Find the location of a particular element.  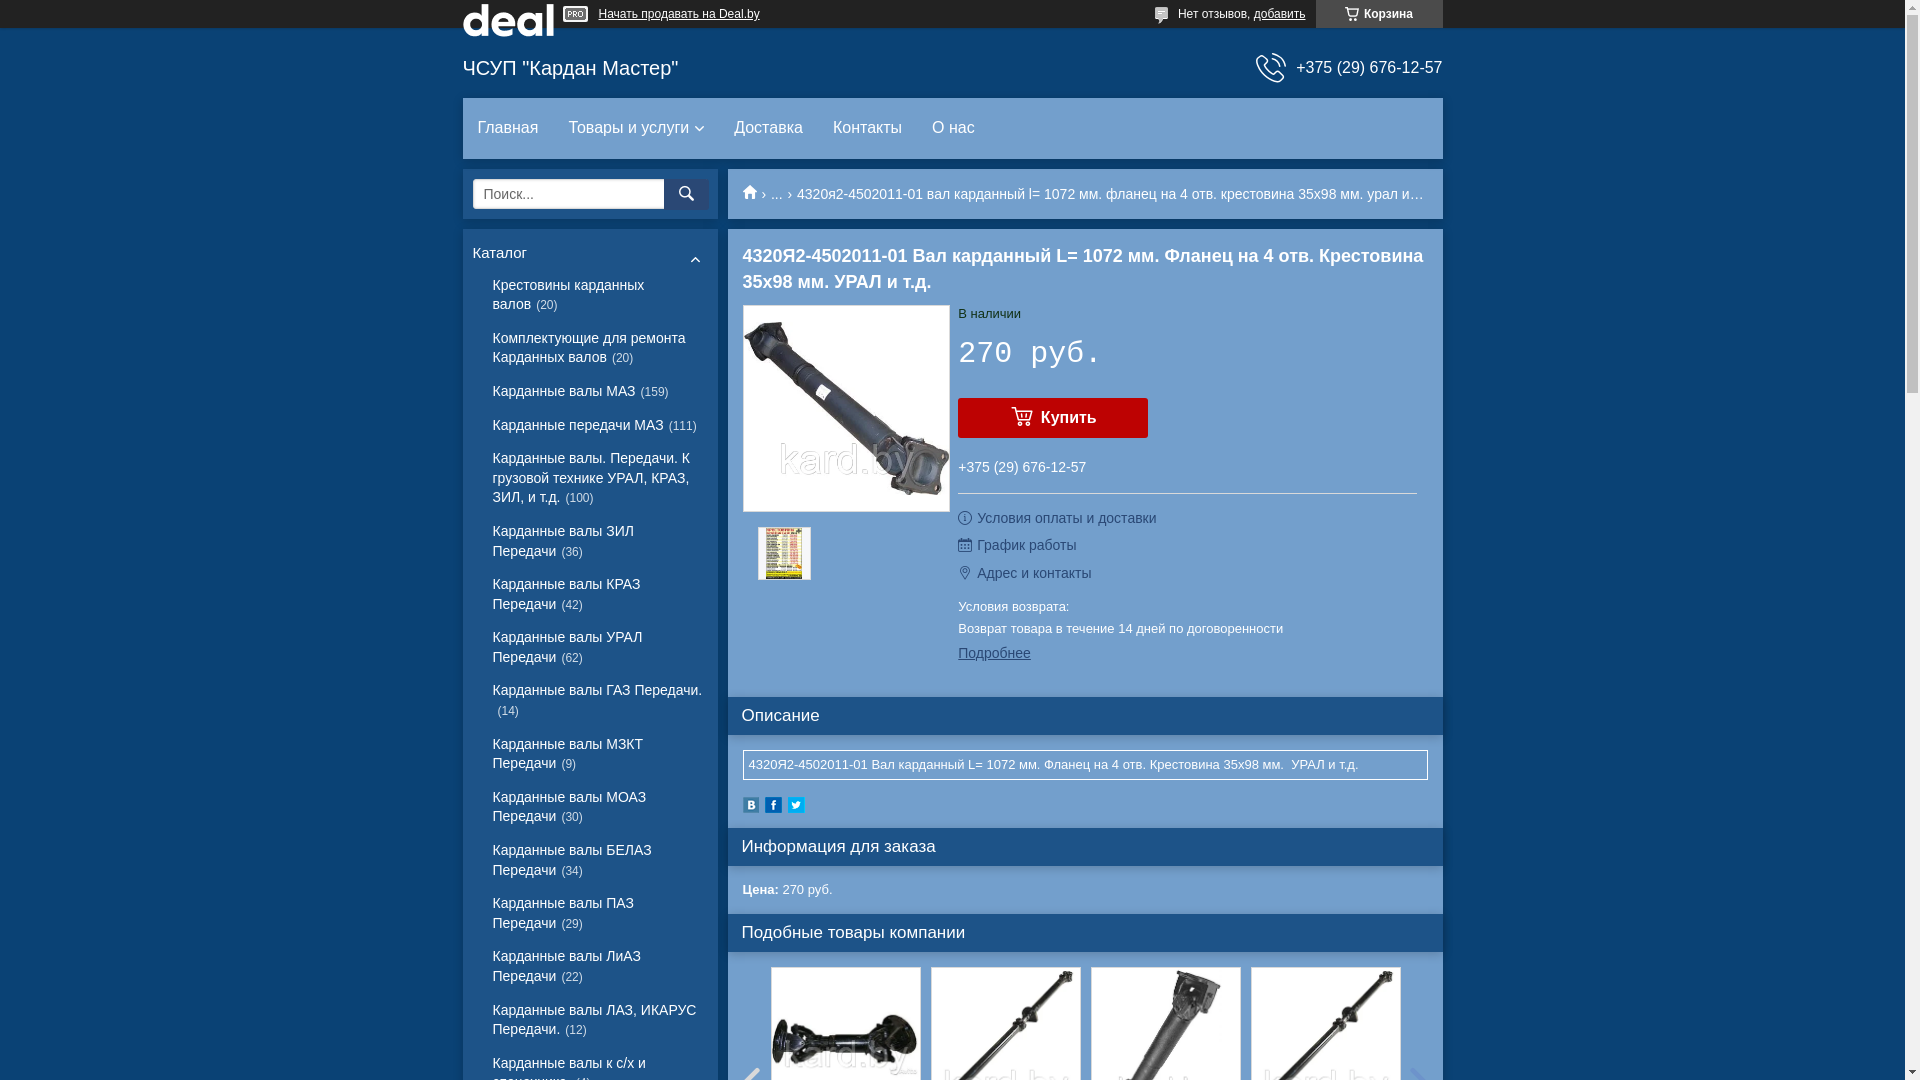

'twitter' is located at coordinates (795, 807).